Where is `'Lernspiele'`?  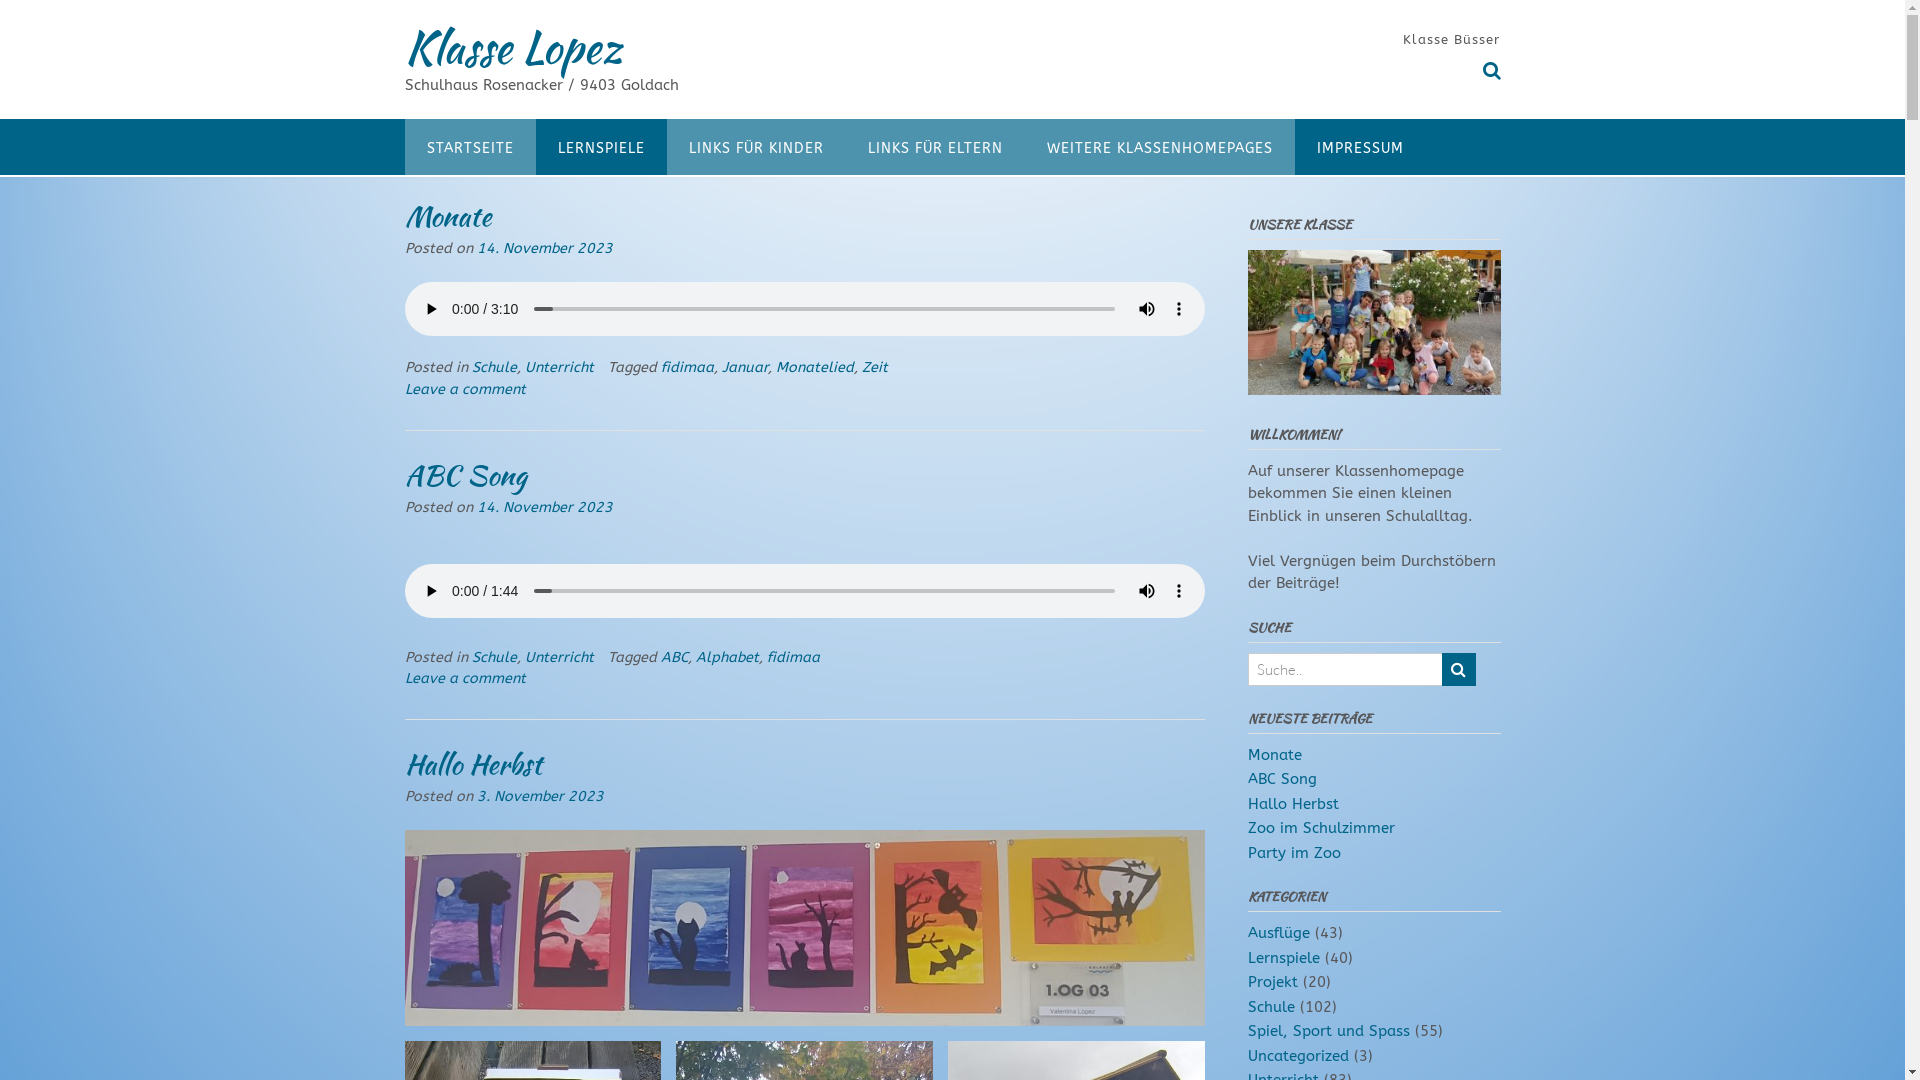
'Lernspiele' is located at coordinates (1283, 956).